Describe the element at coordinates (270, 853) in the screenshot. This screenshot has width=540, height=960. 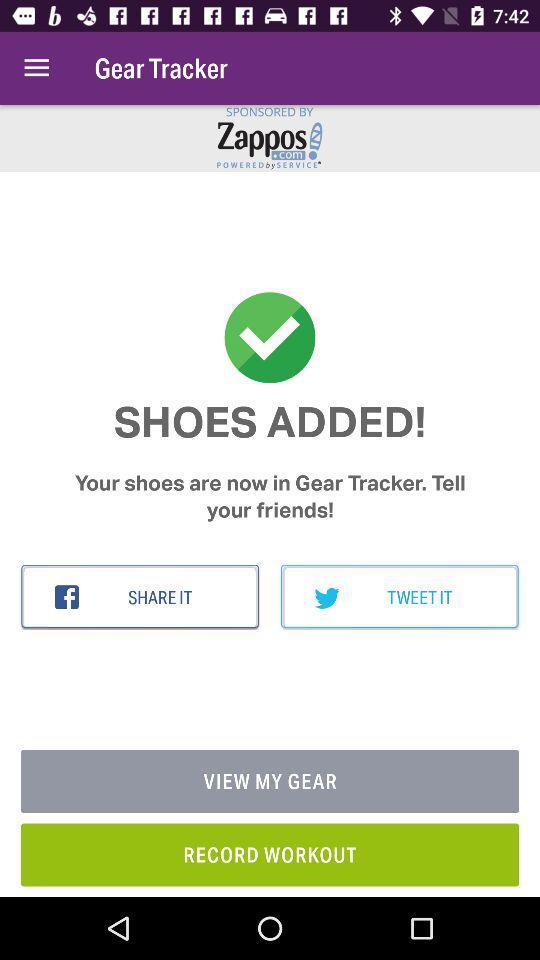
I see `record workout icon` at that location.